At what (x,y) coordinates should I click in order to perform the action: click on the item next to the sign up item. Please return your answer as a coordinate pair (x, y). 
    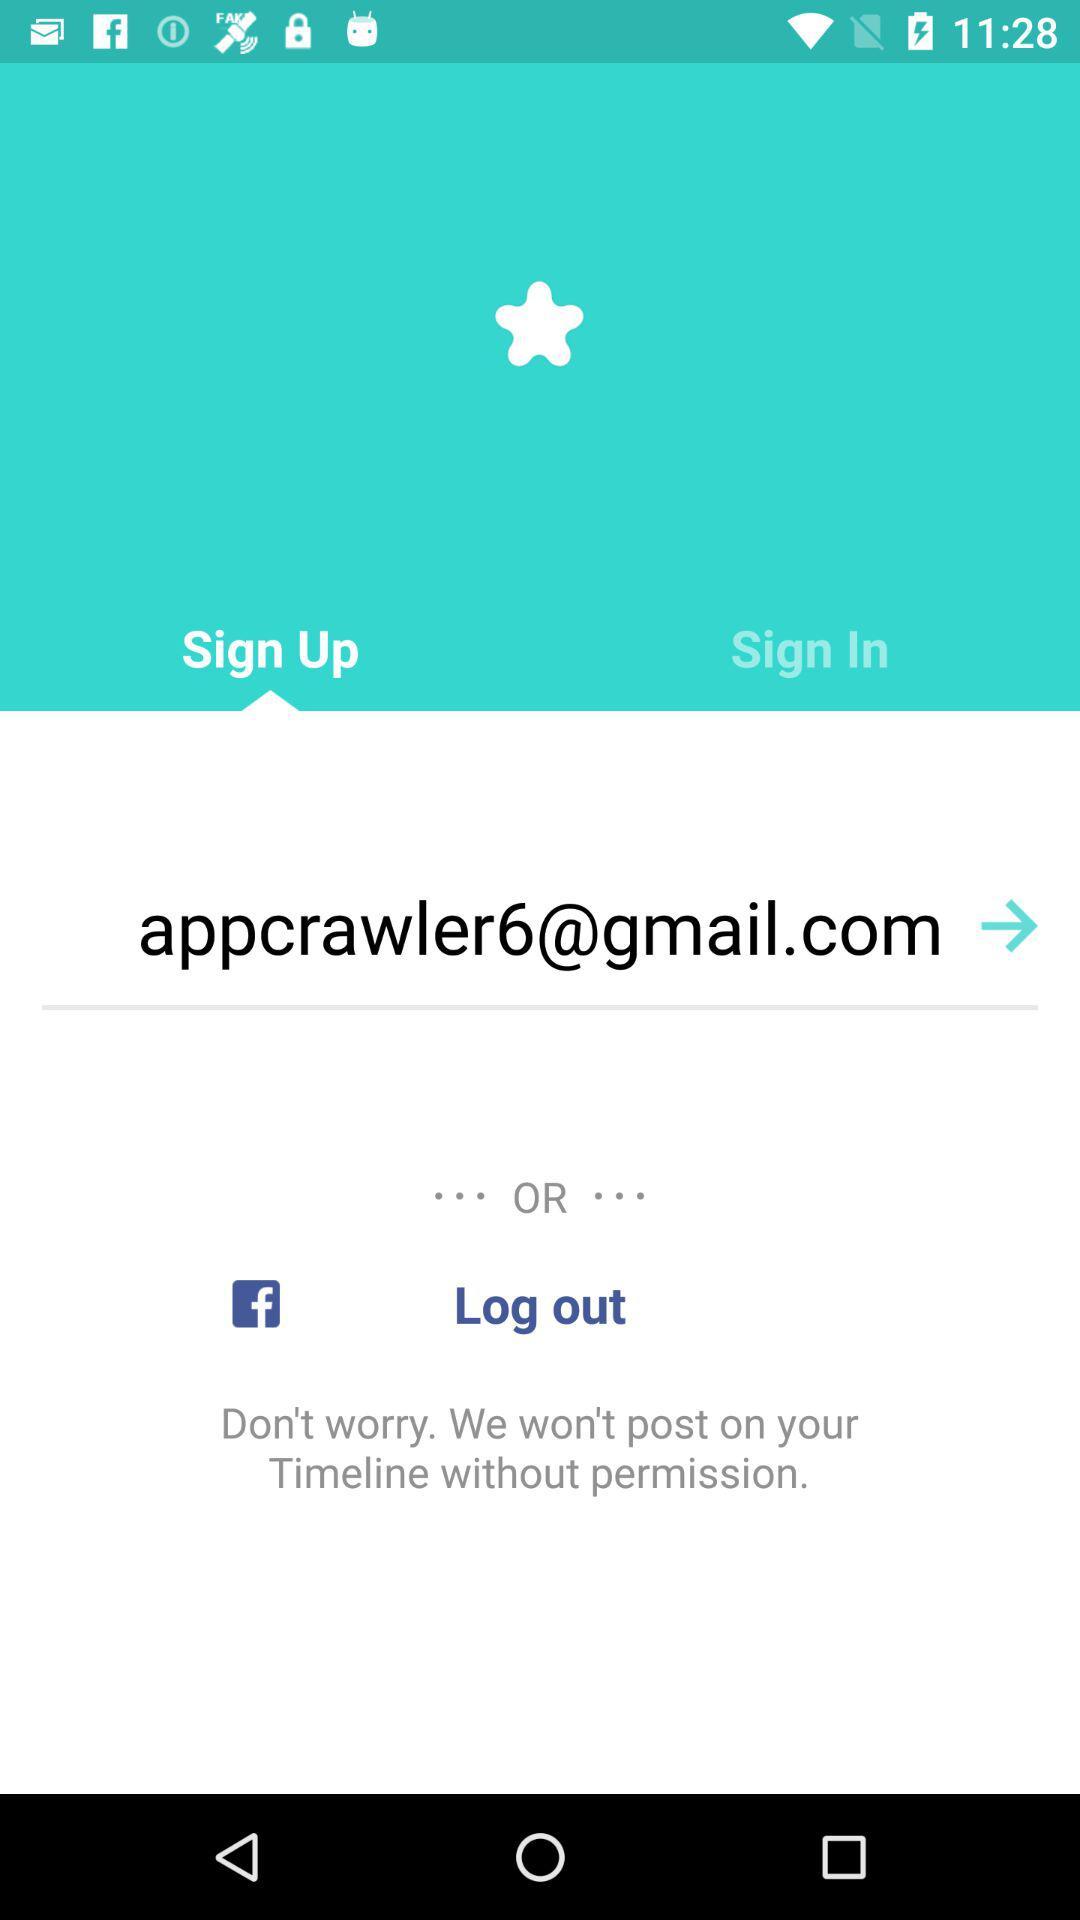
    Looking at the image, I should click on (810, 648).